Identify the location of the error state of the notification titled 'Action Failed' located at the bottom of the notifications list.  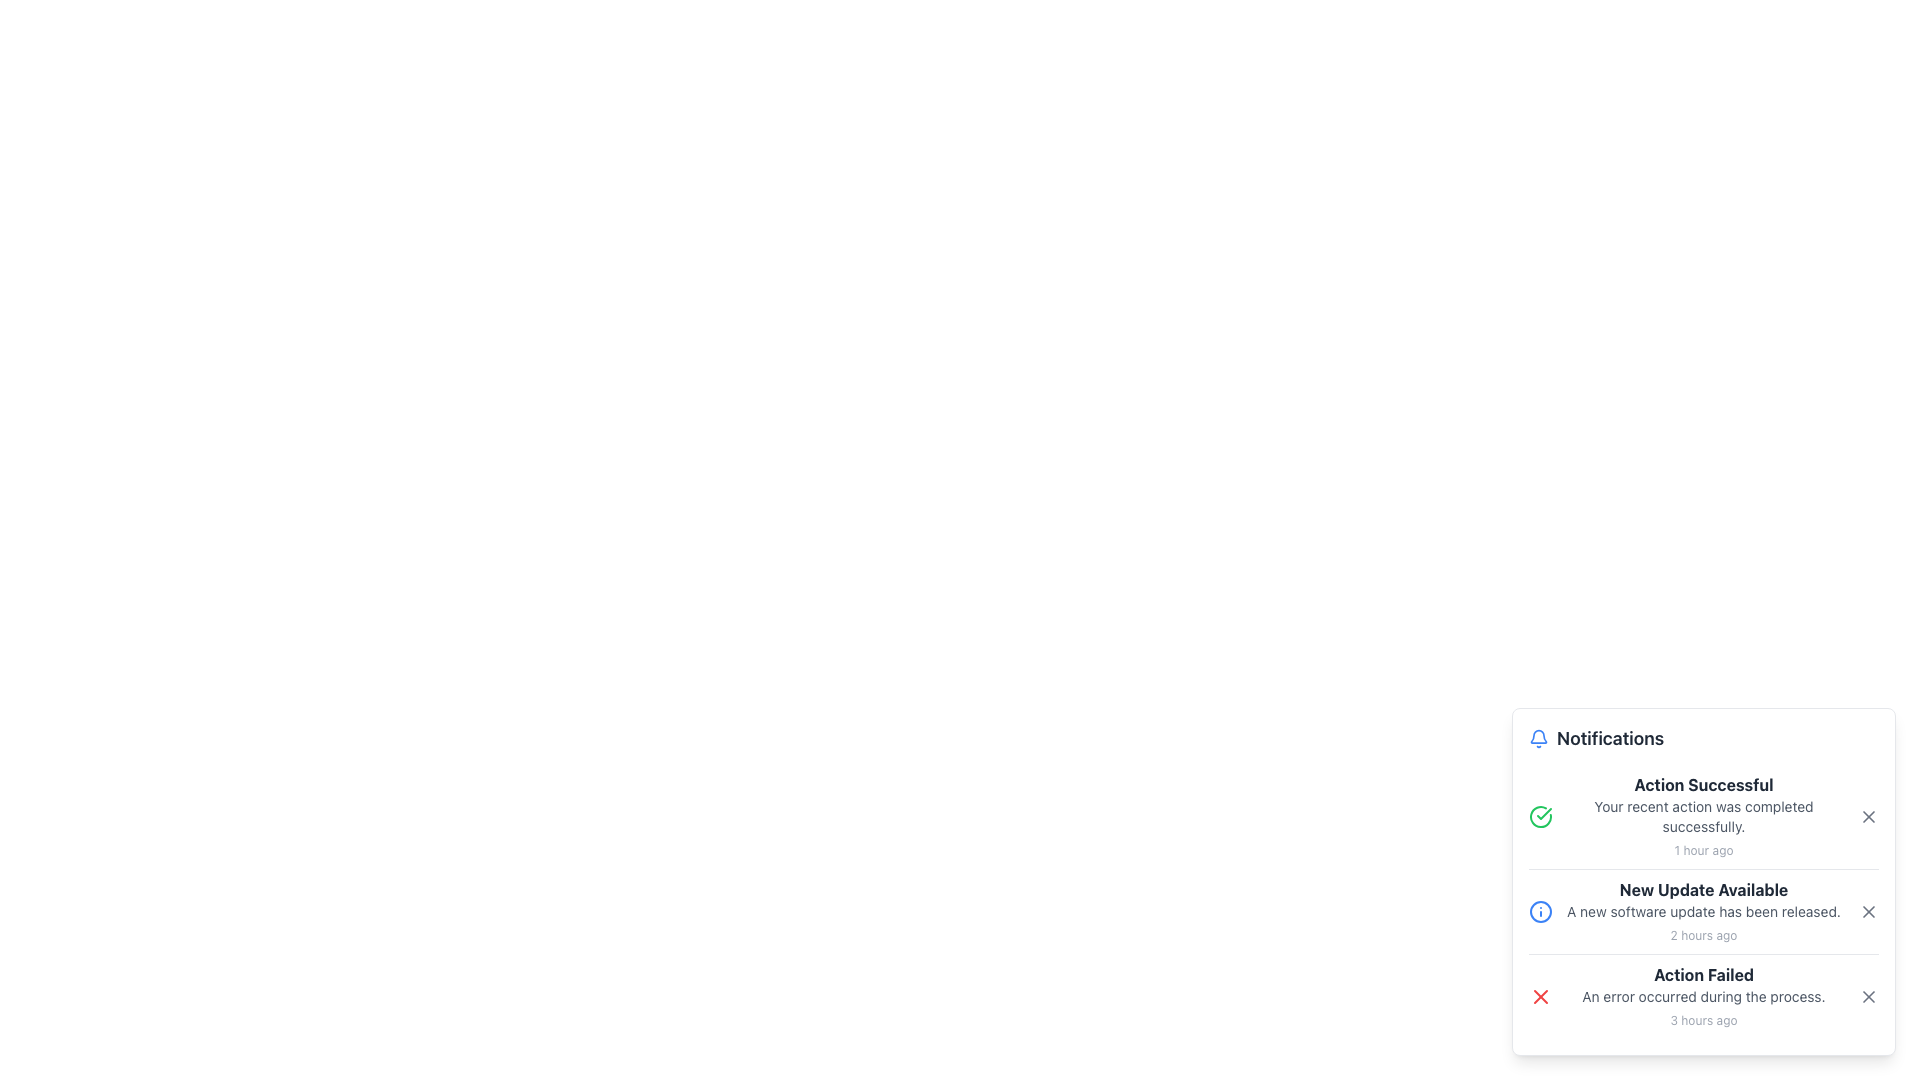
(1703, 996).